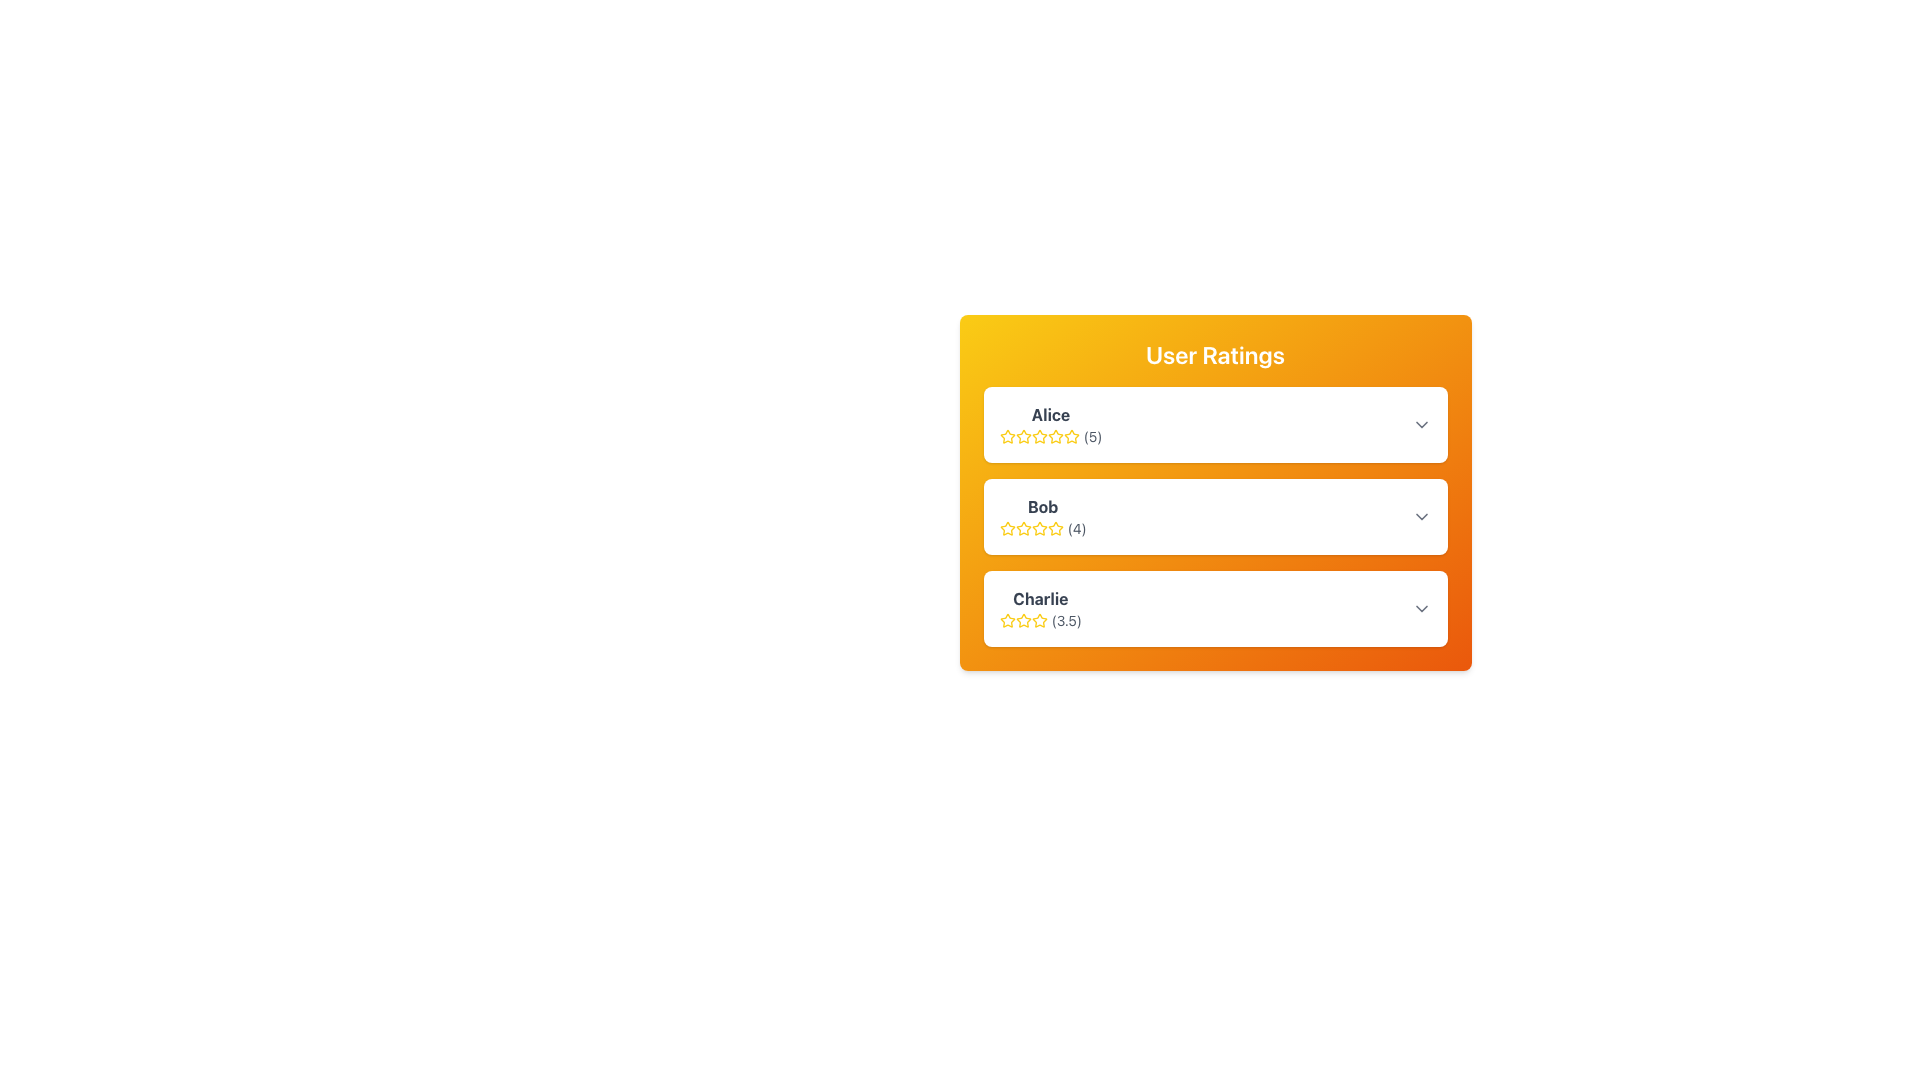 The height and width of the screenshot is (1080, 1920). What do you see at coordinates (1039, 527) in the screenshot?
I see `the fourth star icon in the rating row for user 'Bob', which visually indicates a selected state in the star rating system` at bounding box center [1039, 527].